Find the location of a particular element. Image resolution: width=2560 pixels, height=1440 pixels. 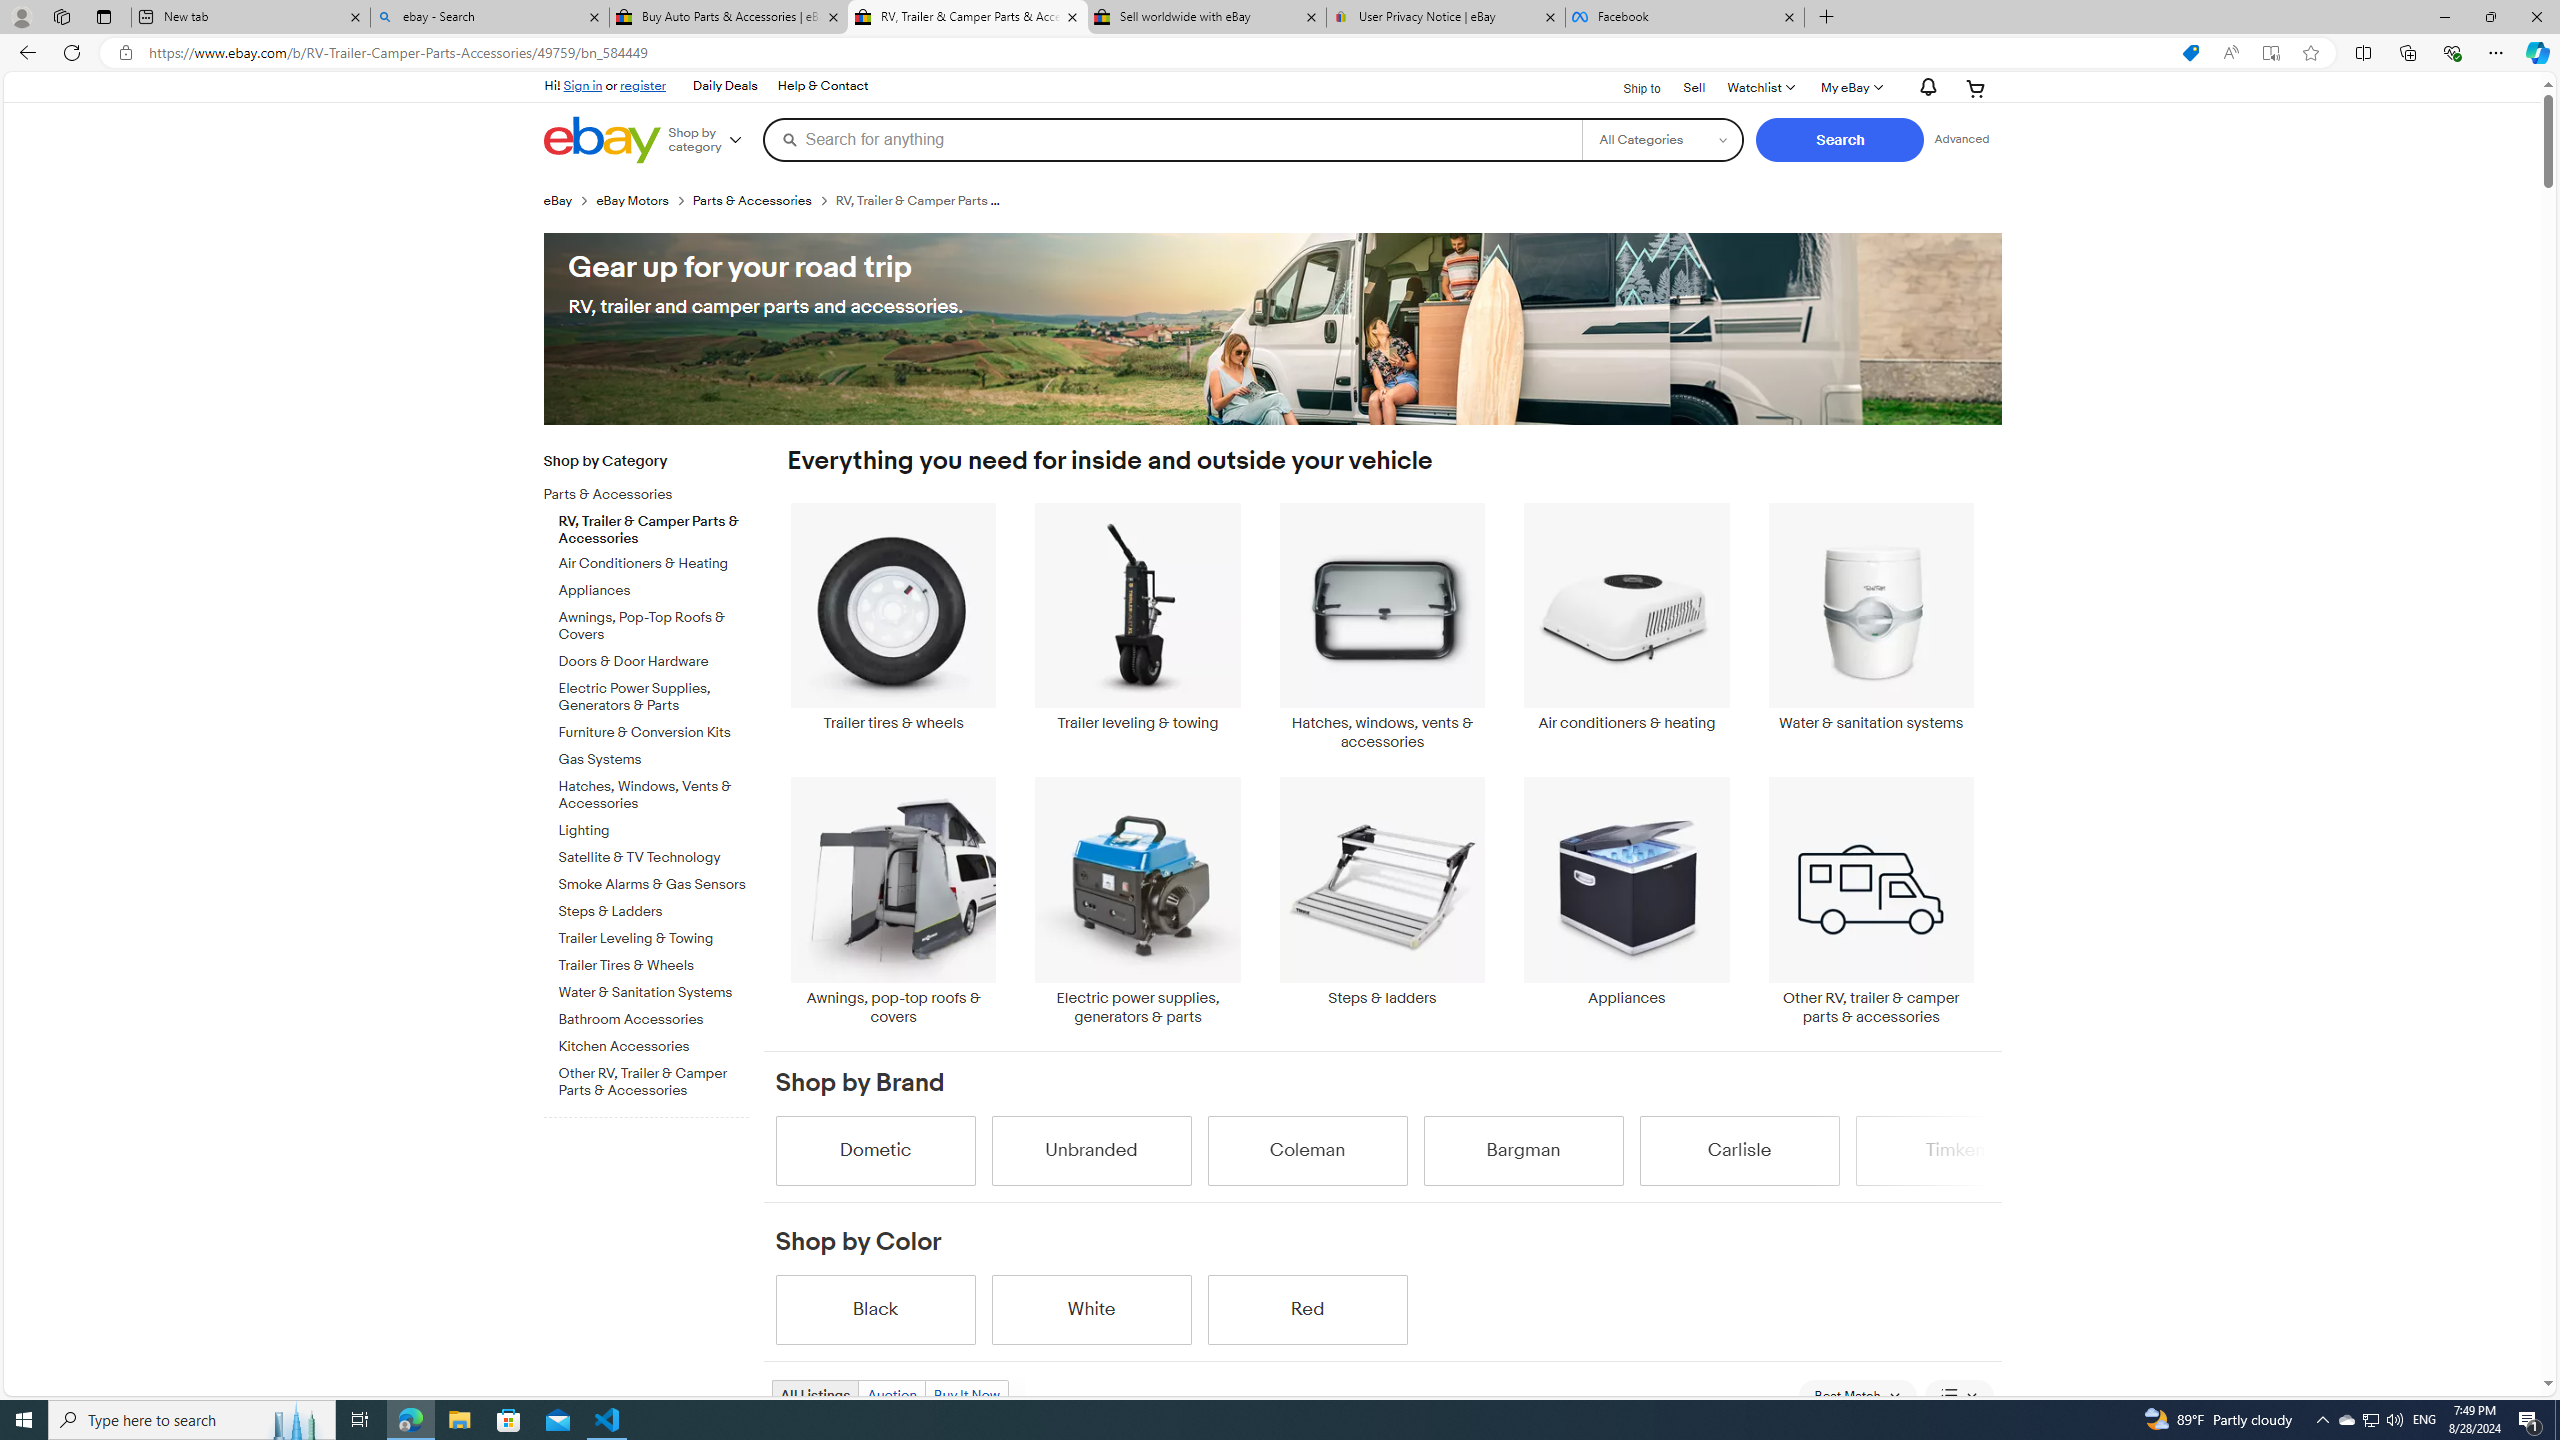

'My eBay' is located at coordinates (1850, 87).